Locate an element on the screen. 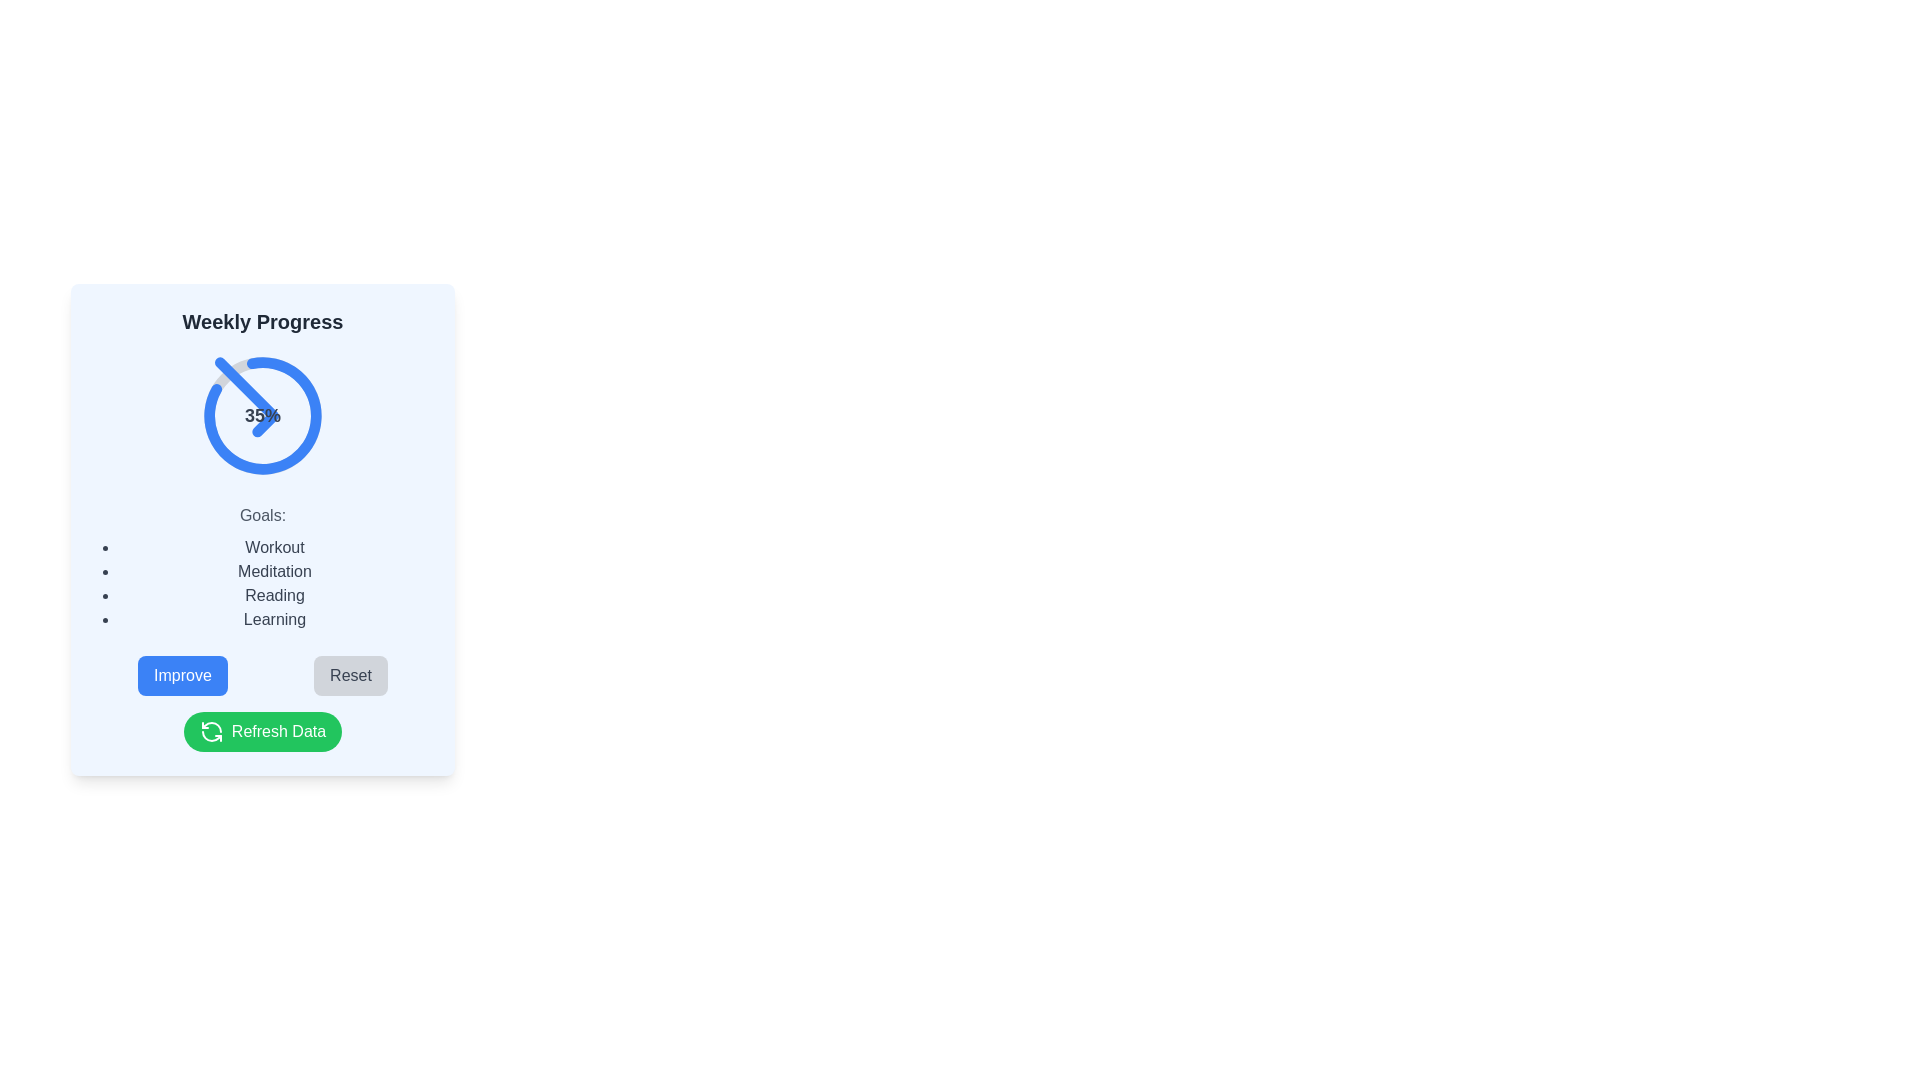 Image resolution: width=1920 pixels, height=1080 pixels. the 'Reset' button, which is a rectangular button with rounded corners and a gray background, located to the right of the 'Improve' button is located at coordinates (350, 675).